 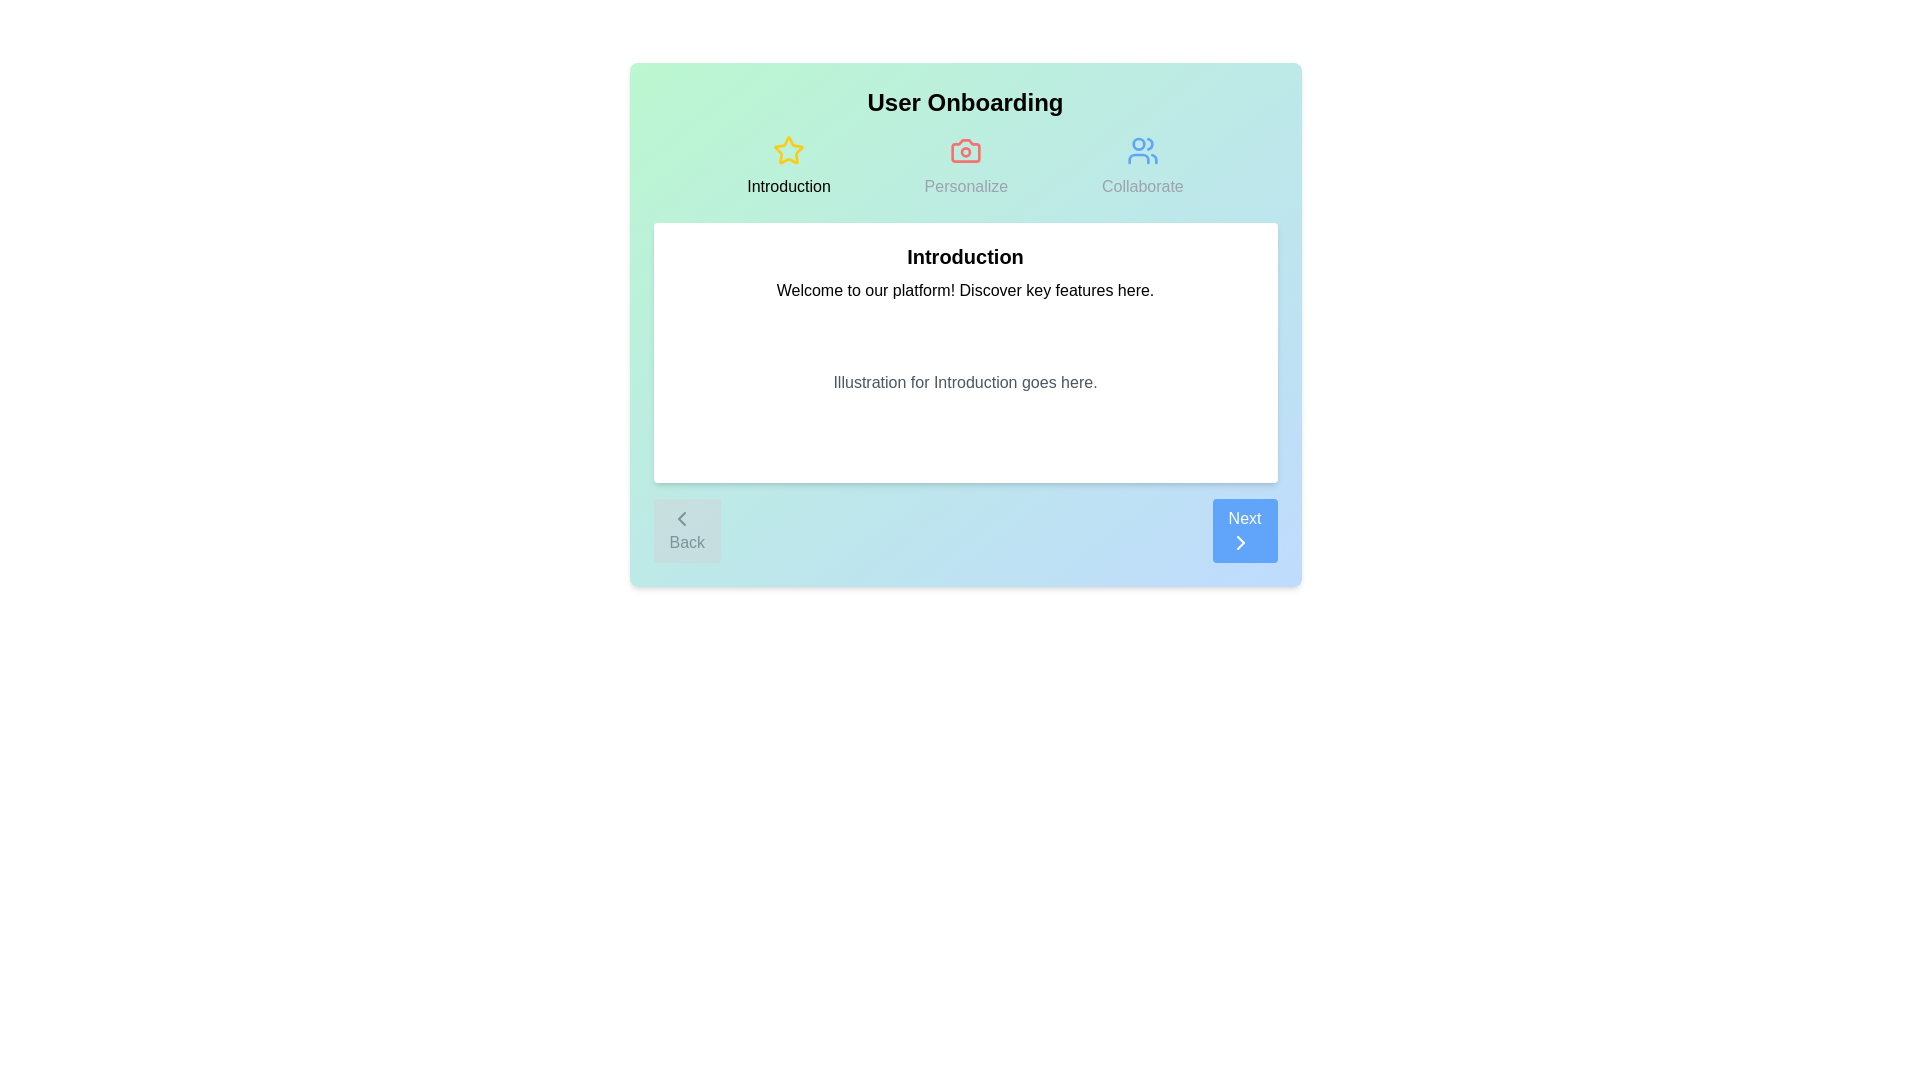 I want to click on the Personalize step icon to switch to that step, so click(x=966, y=165).